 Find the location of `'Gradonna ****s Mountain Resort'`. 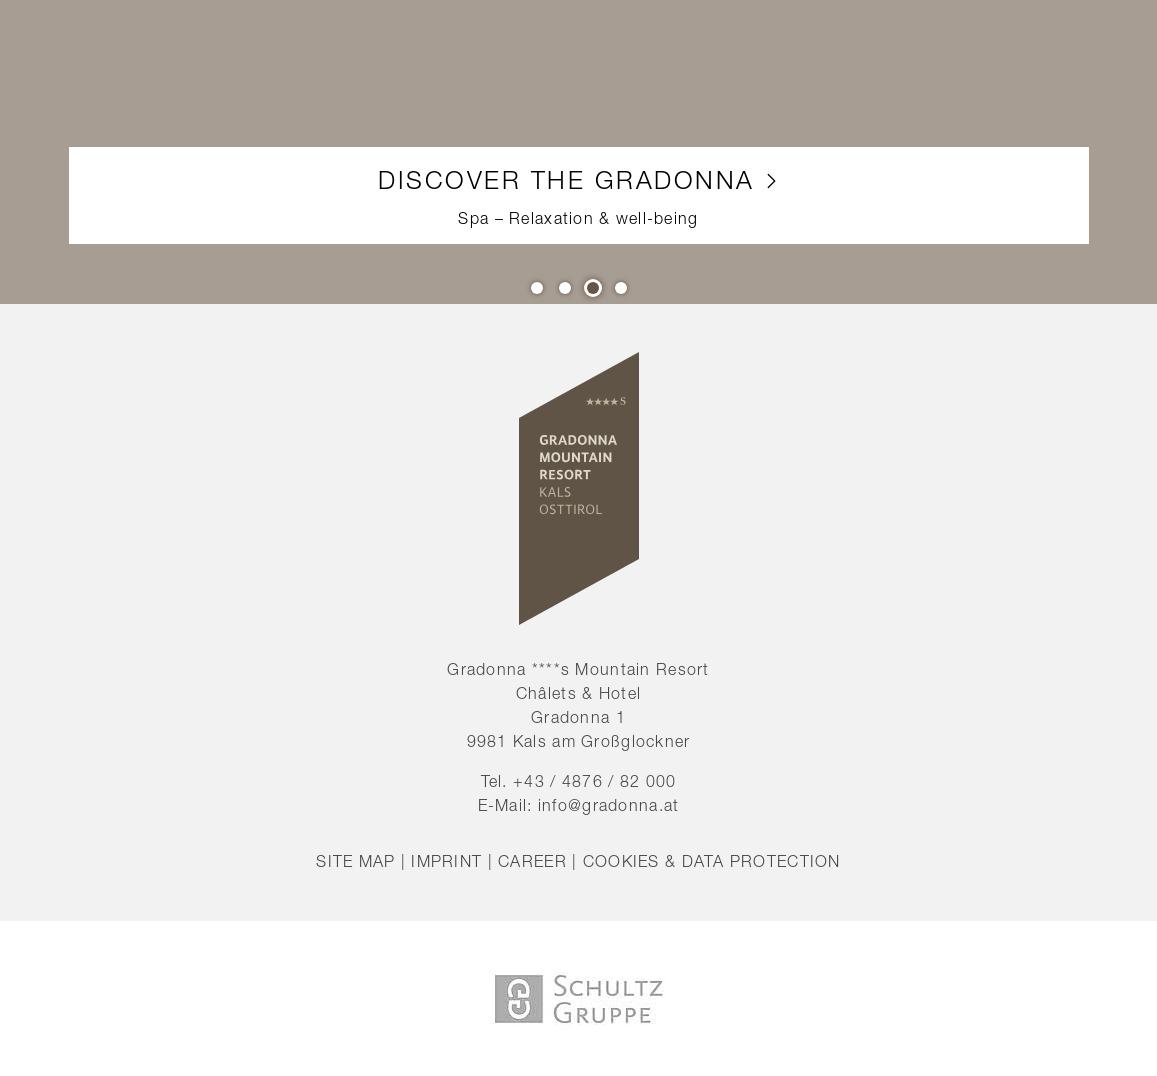

'Gradonna ****s Mountain Resort' is located at coordinates (577, 667).